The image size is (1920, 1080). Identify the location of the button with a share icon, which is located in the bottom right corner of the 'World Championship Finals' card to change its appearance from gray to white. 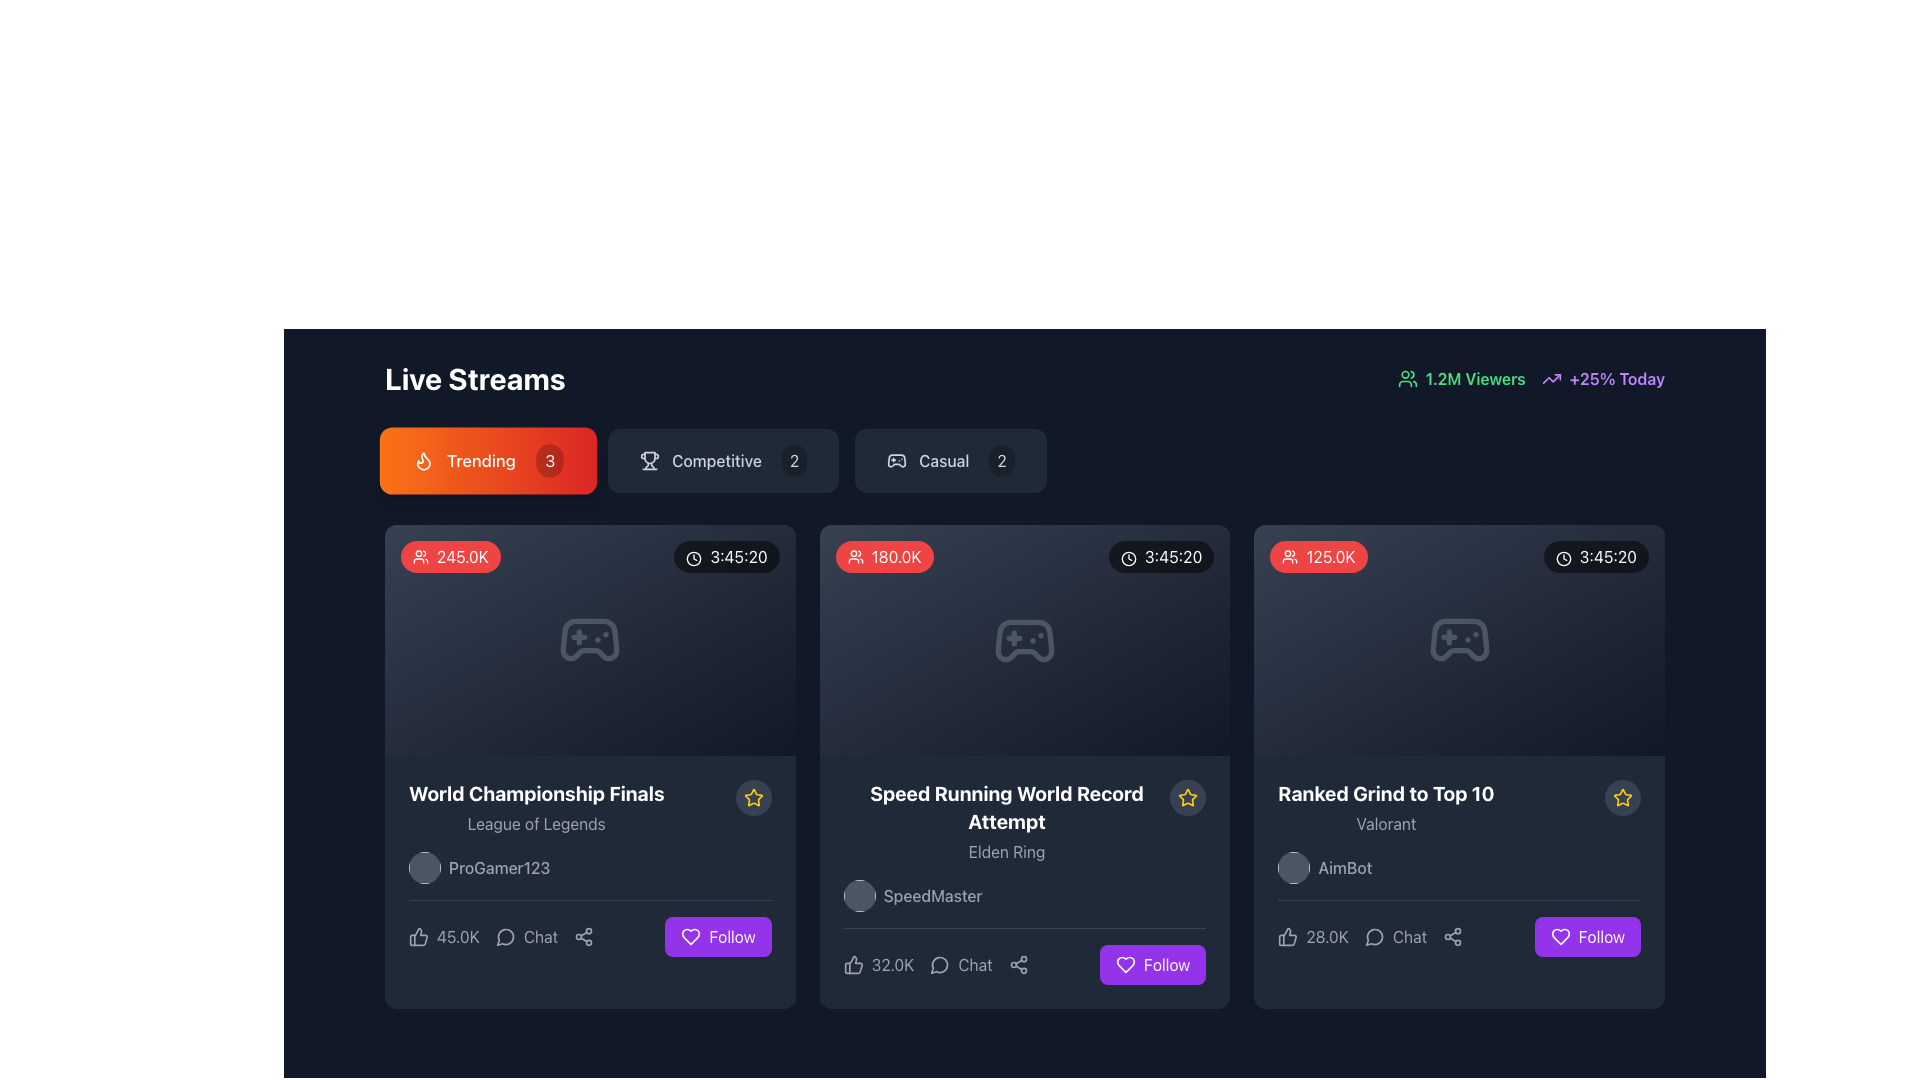
(583, 937).